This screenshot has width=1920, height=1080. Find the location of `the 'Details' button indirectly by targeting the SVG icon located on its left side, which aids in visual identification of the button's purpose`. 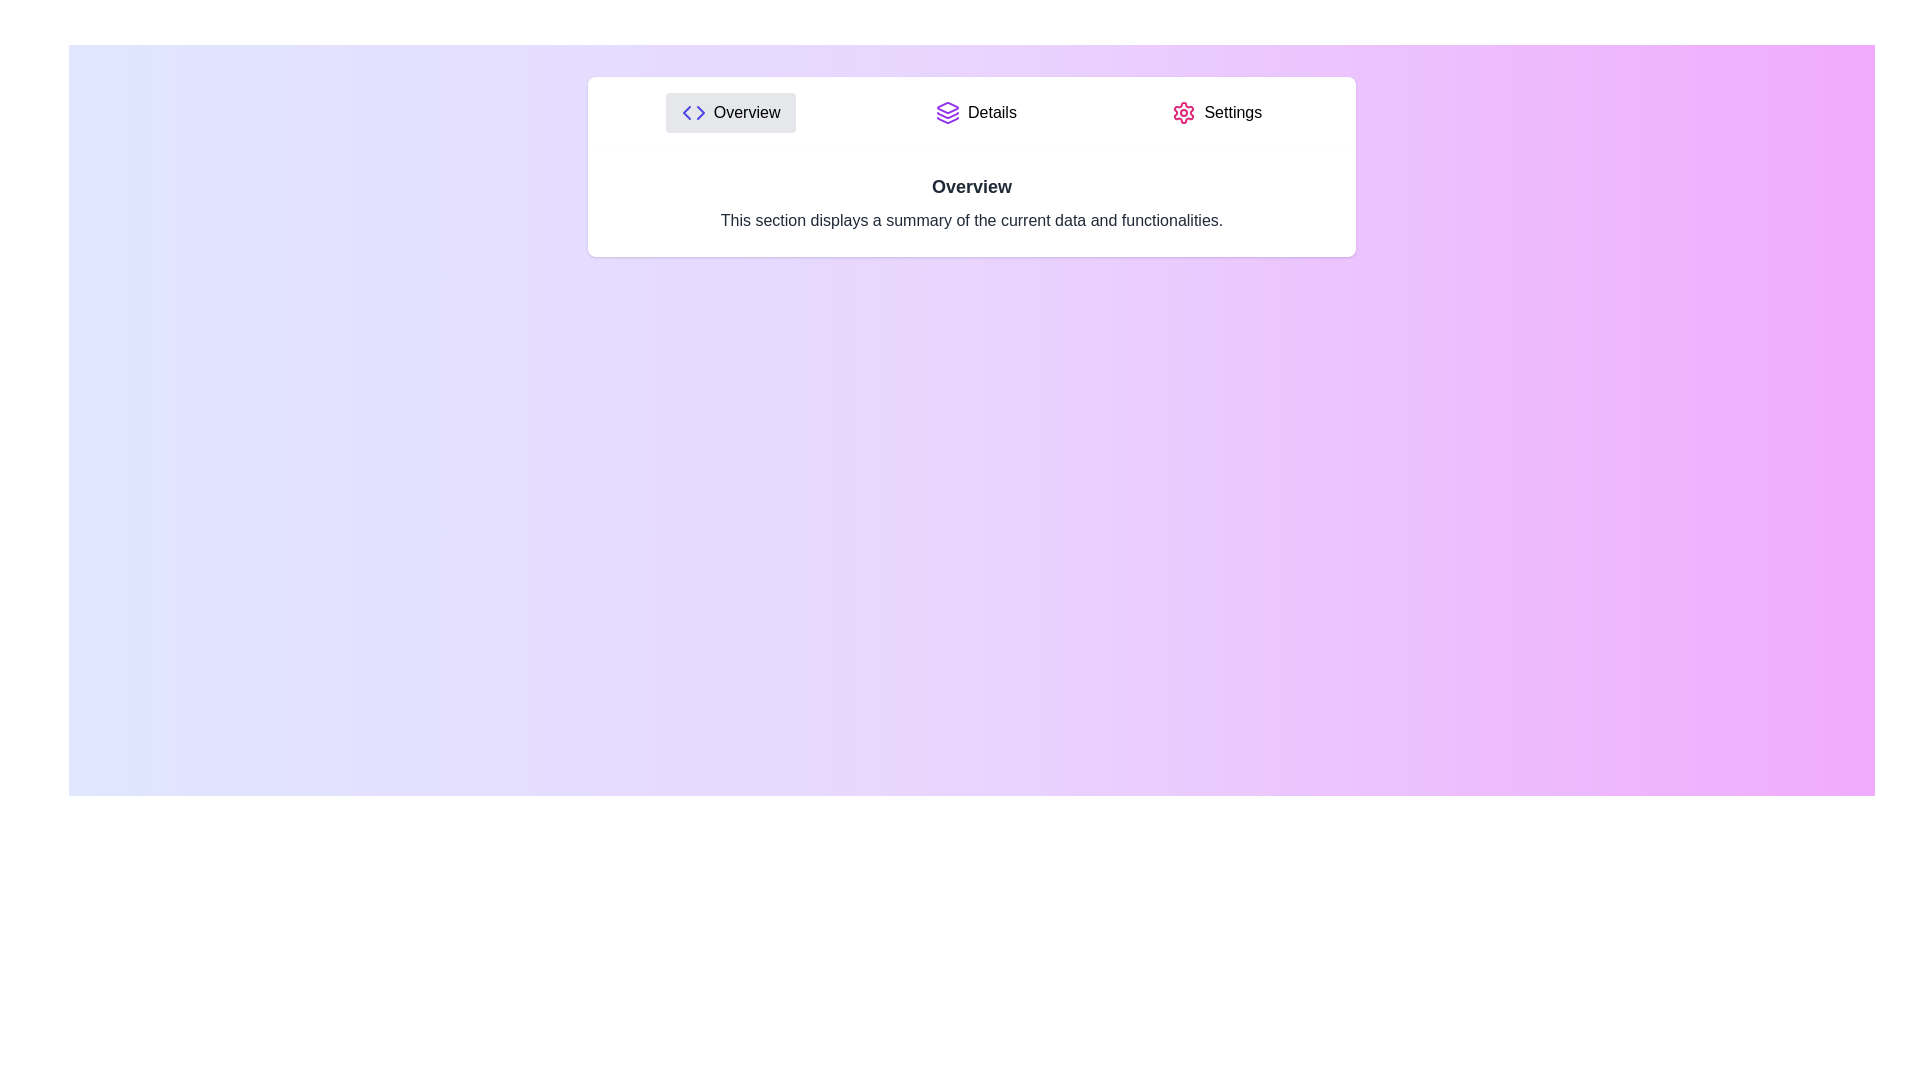

the 'Details' button indirectly by targeting the SVG icon located on its left side, which aids in visual identification of the button's purpose is located at coordinates (946, 112).